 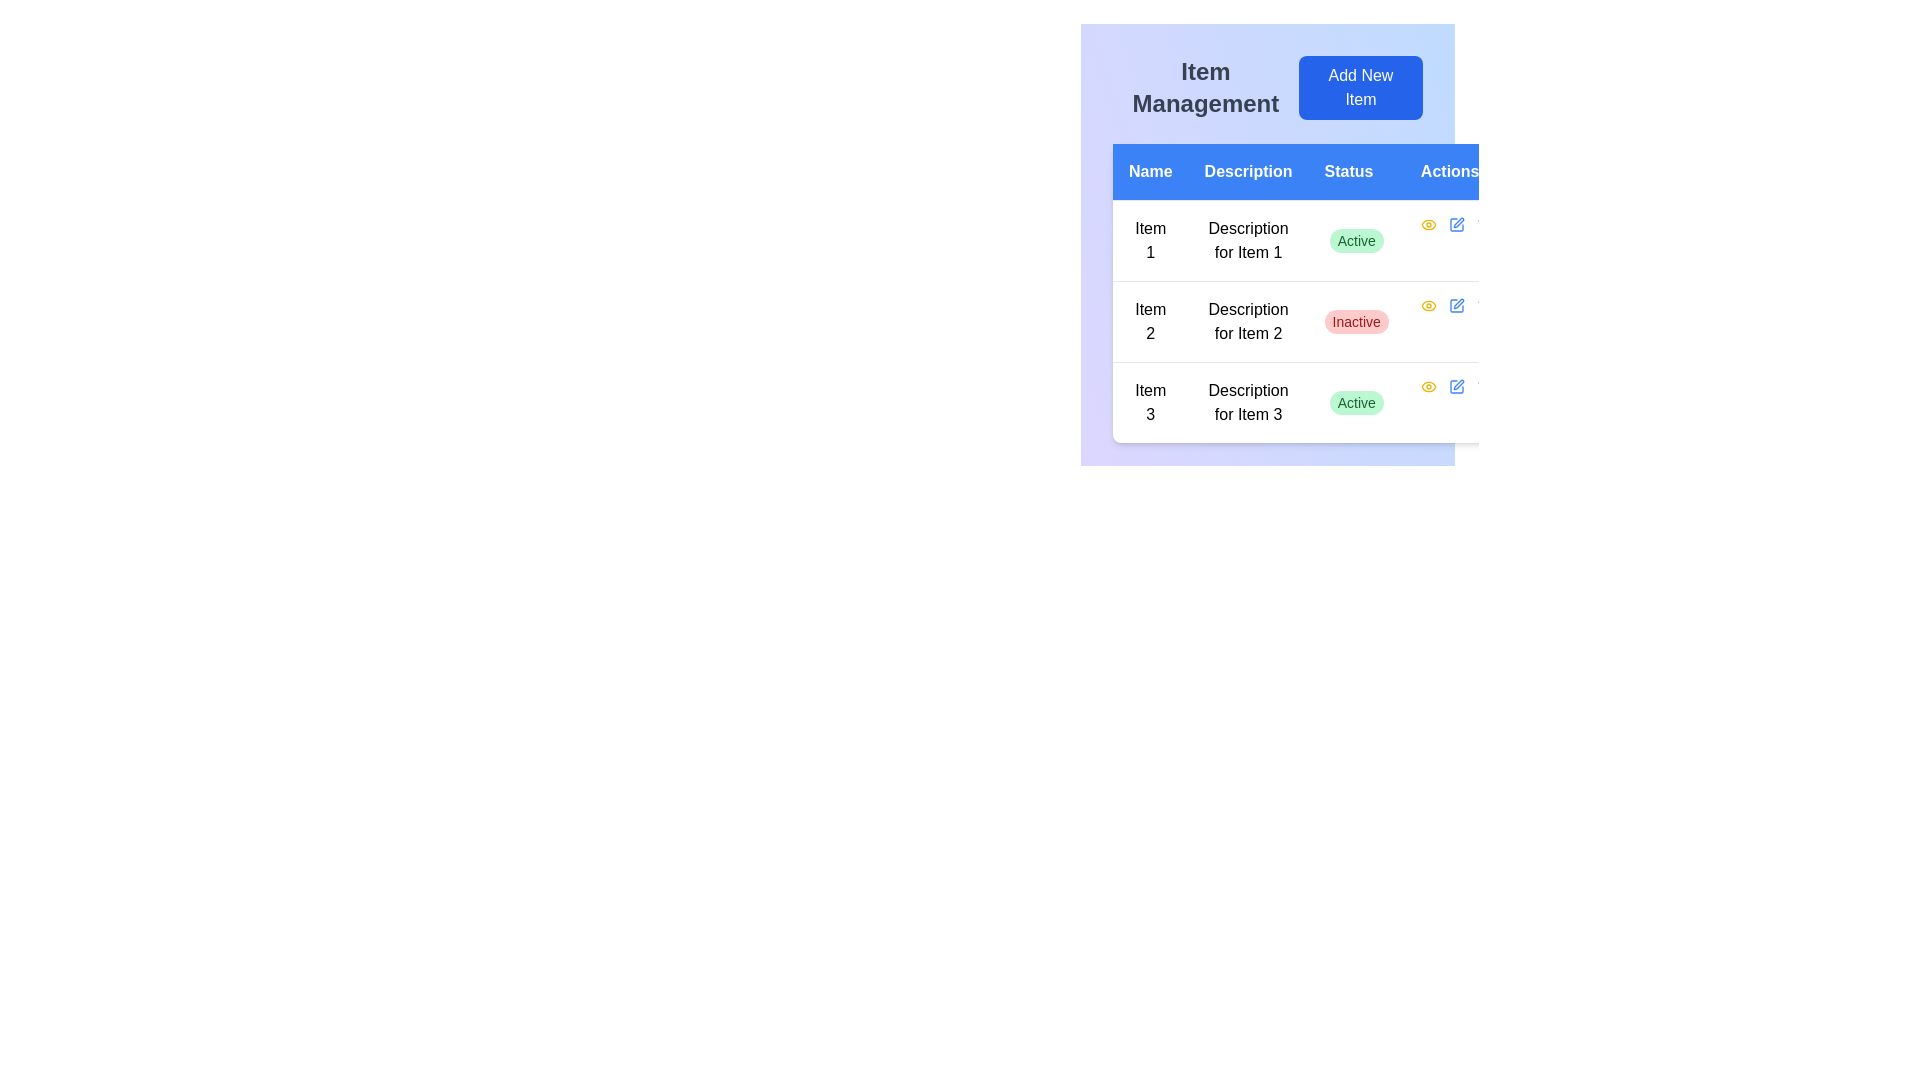 I want to click on the 'Active' status label with a green background located in the 'Status' column of the table, aligned with 'Item 3' in the third row, so click(x=1356, y=402).